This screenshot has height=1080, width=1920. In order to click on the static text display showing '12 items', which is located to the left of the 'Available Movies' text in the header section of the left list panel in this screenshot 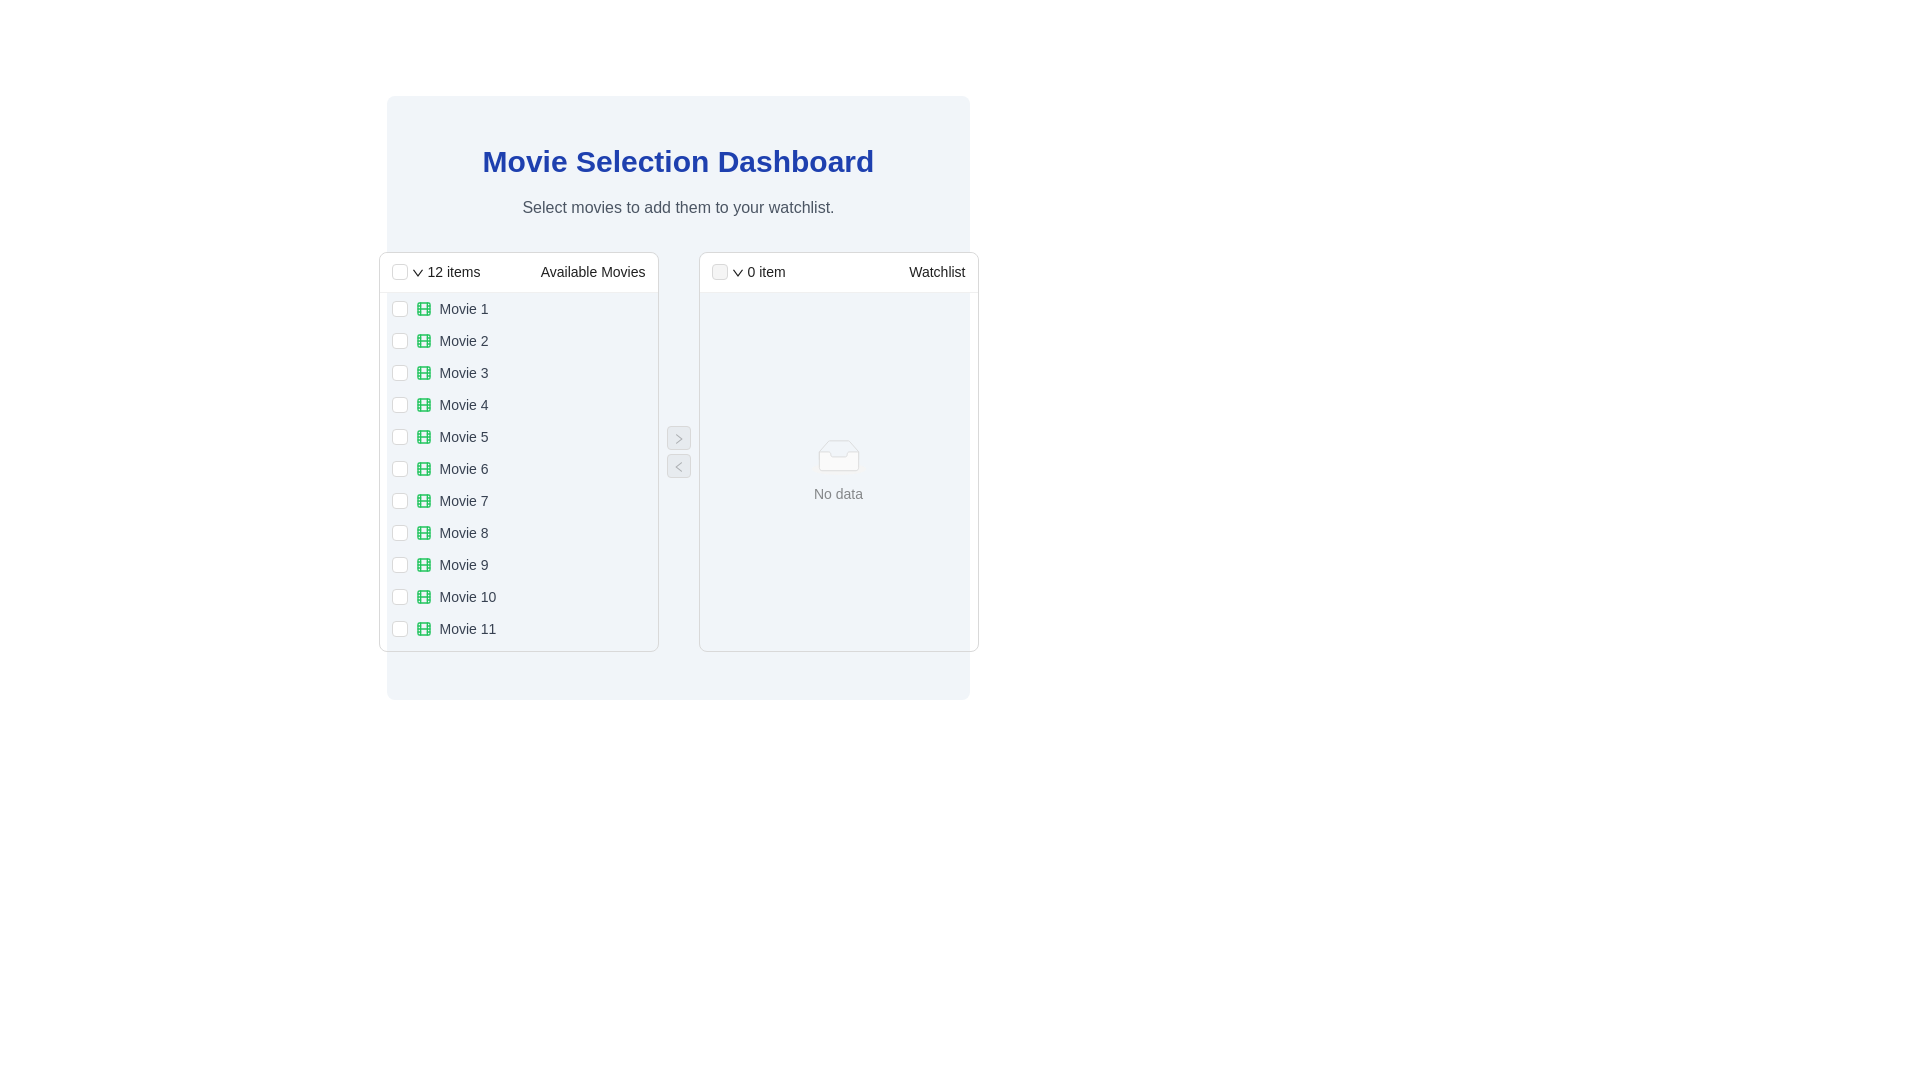, I will do `click(452, 272)`.